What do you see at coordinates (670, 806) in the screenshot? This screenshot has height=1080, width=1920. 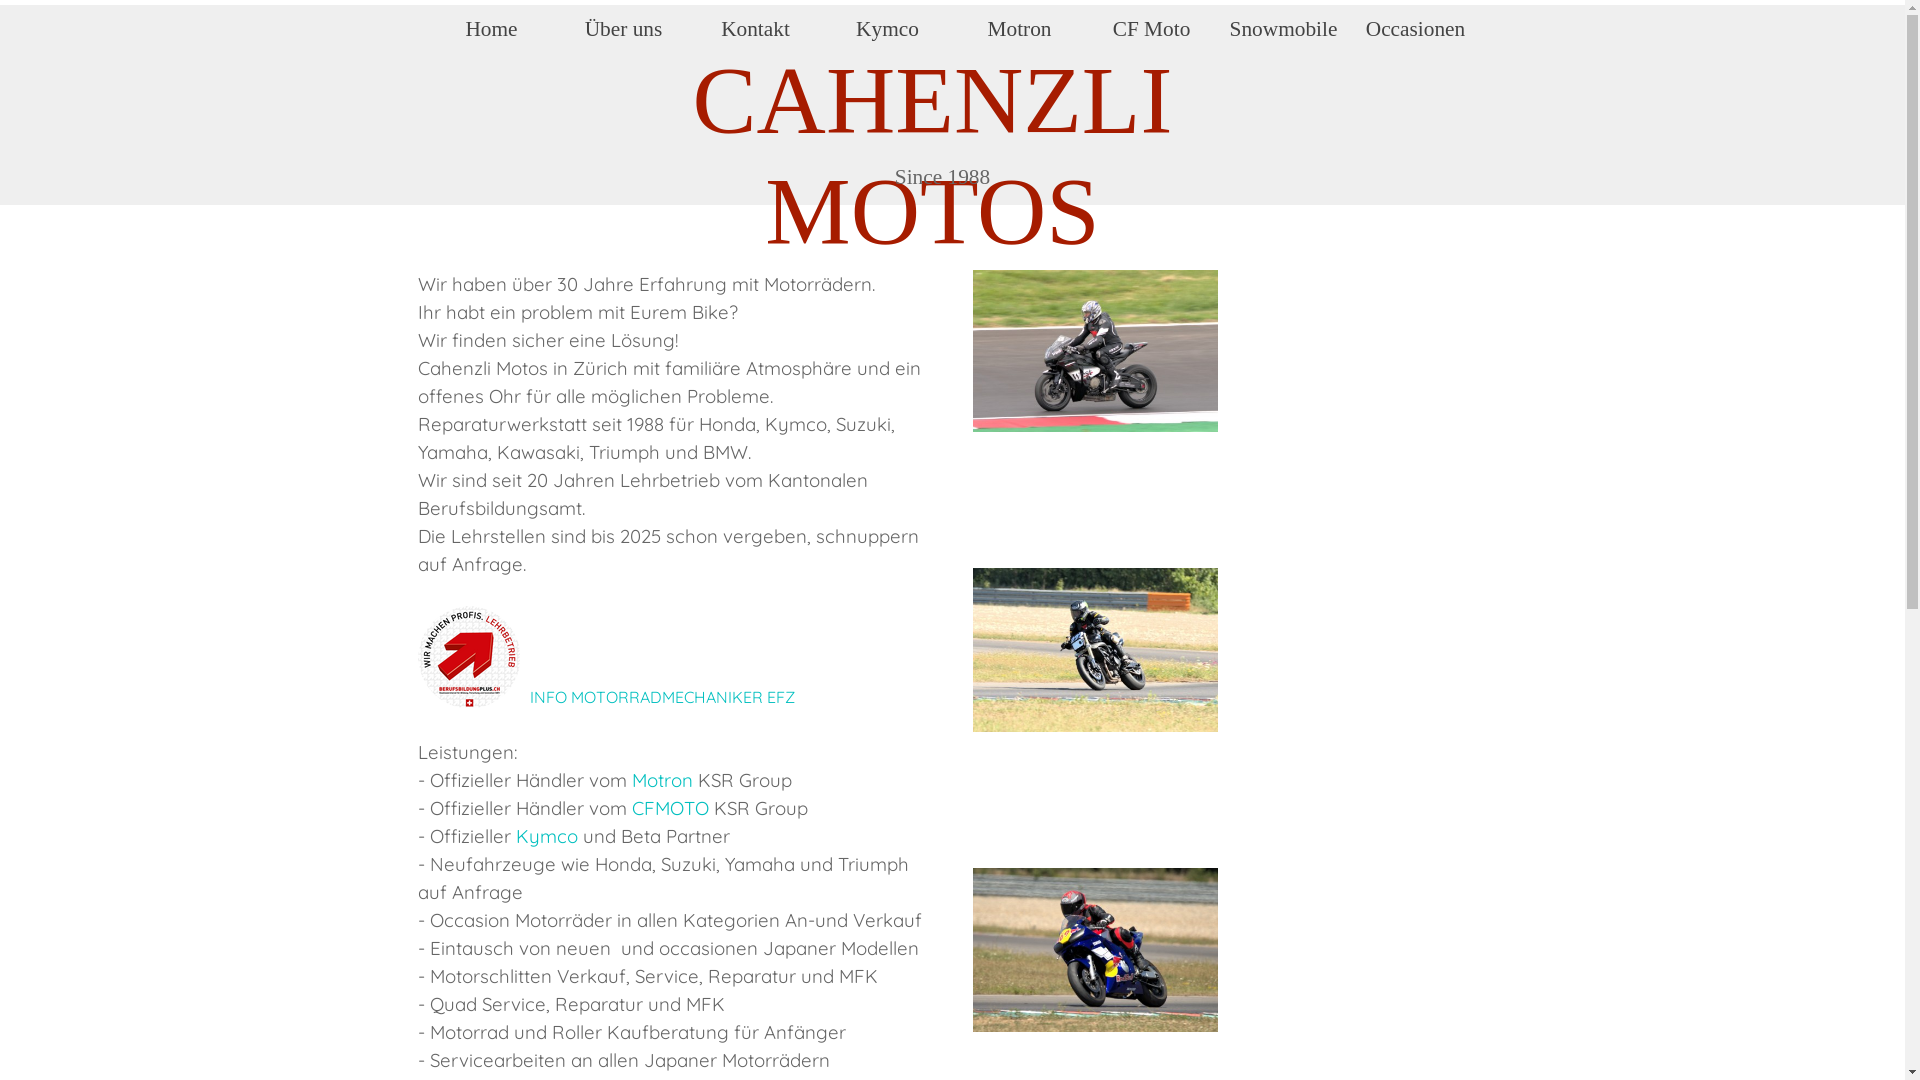 I see `'CFMOTO'` at bounding box center [670, 806].